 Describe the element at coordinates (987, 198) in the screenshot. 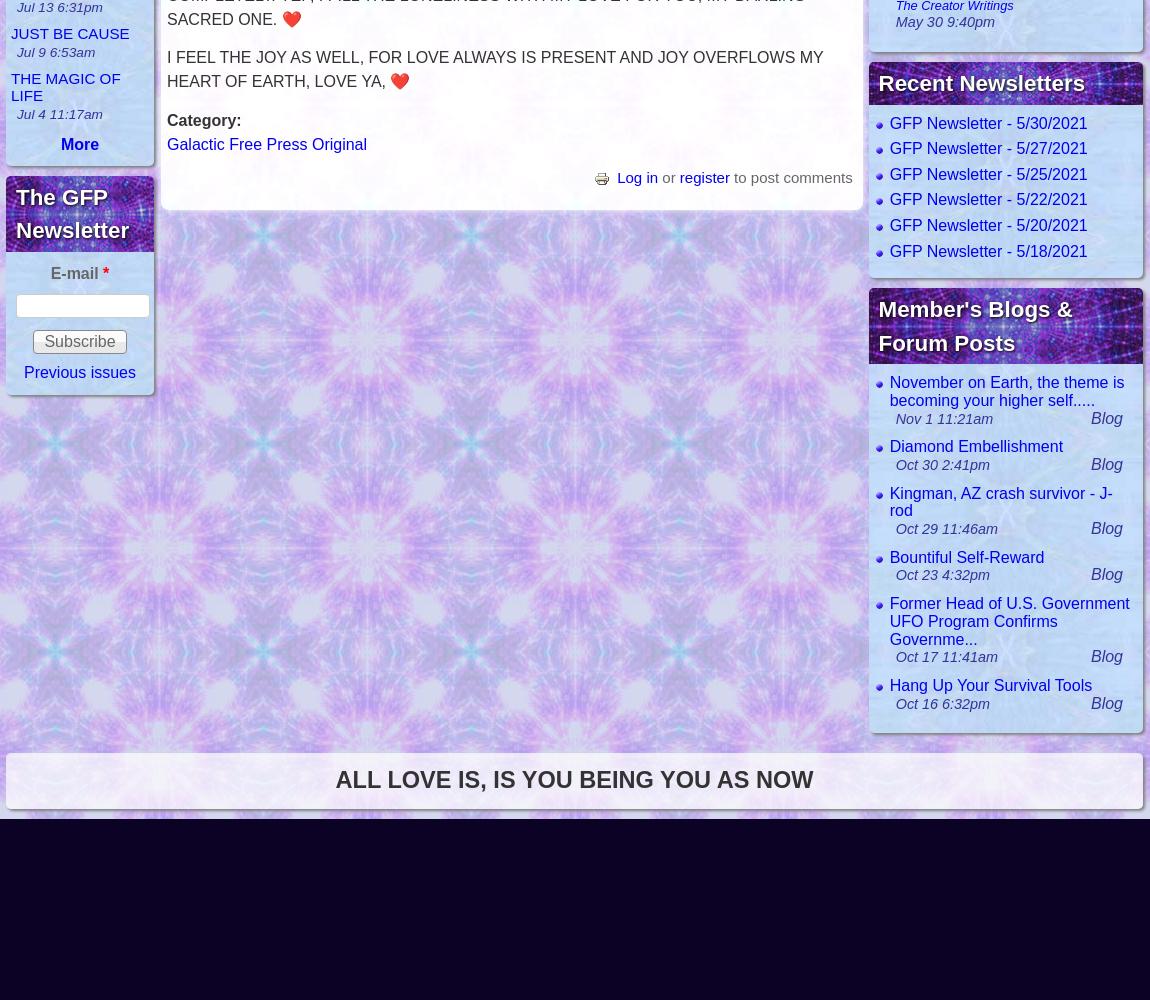

I see `'GFP Newsletter - 5/22/2021'` at that location.